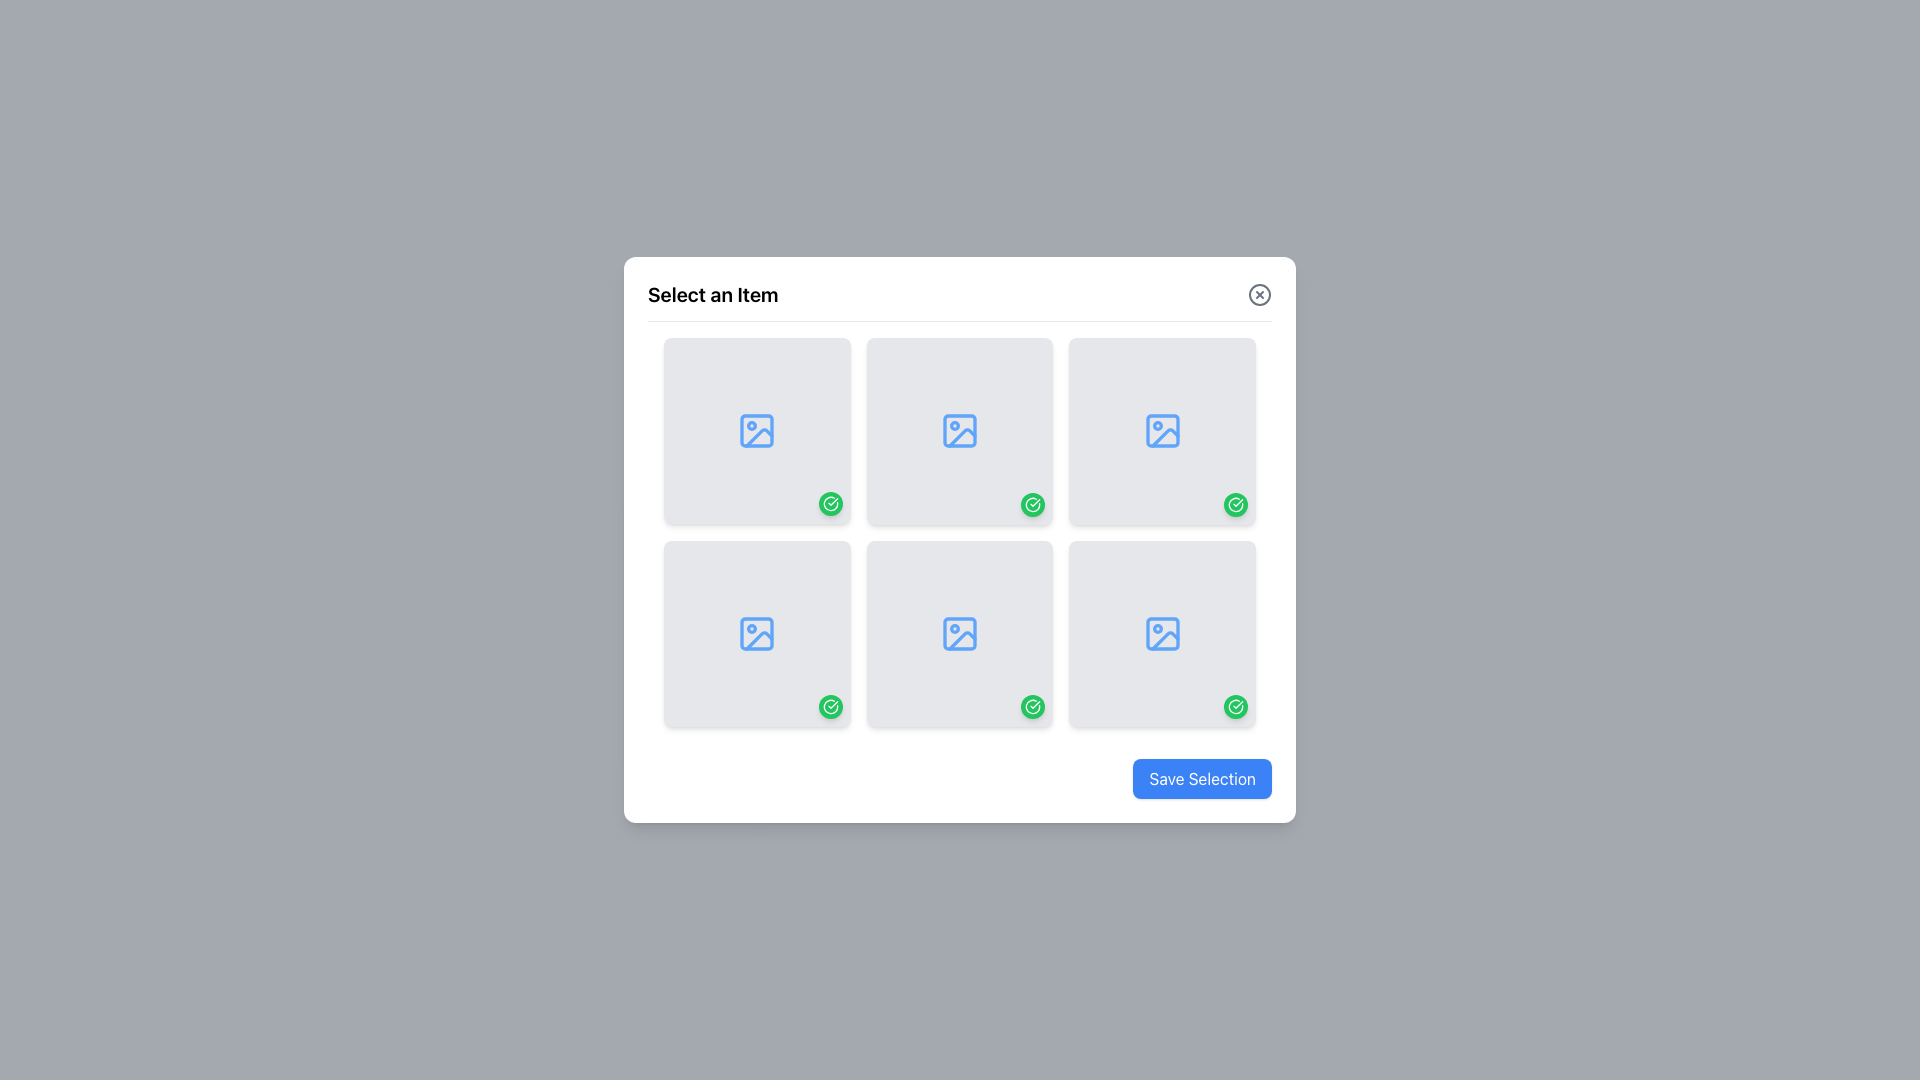 The width and height of the screenshot is (1920, 1080). What do you see at coordinates (1033, 706) in the screenshot?
I see `the checkmark icon with a green background located in the bottom-right corner of the sixth image placeholder on the interface` at bounding box center [1033, 706].